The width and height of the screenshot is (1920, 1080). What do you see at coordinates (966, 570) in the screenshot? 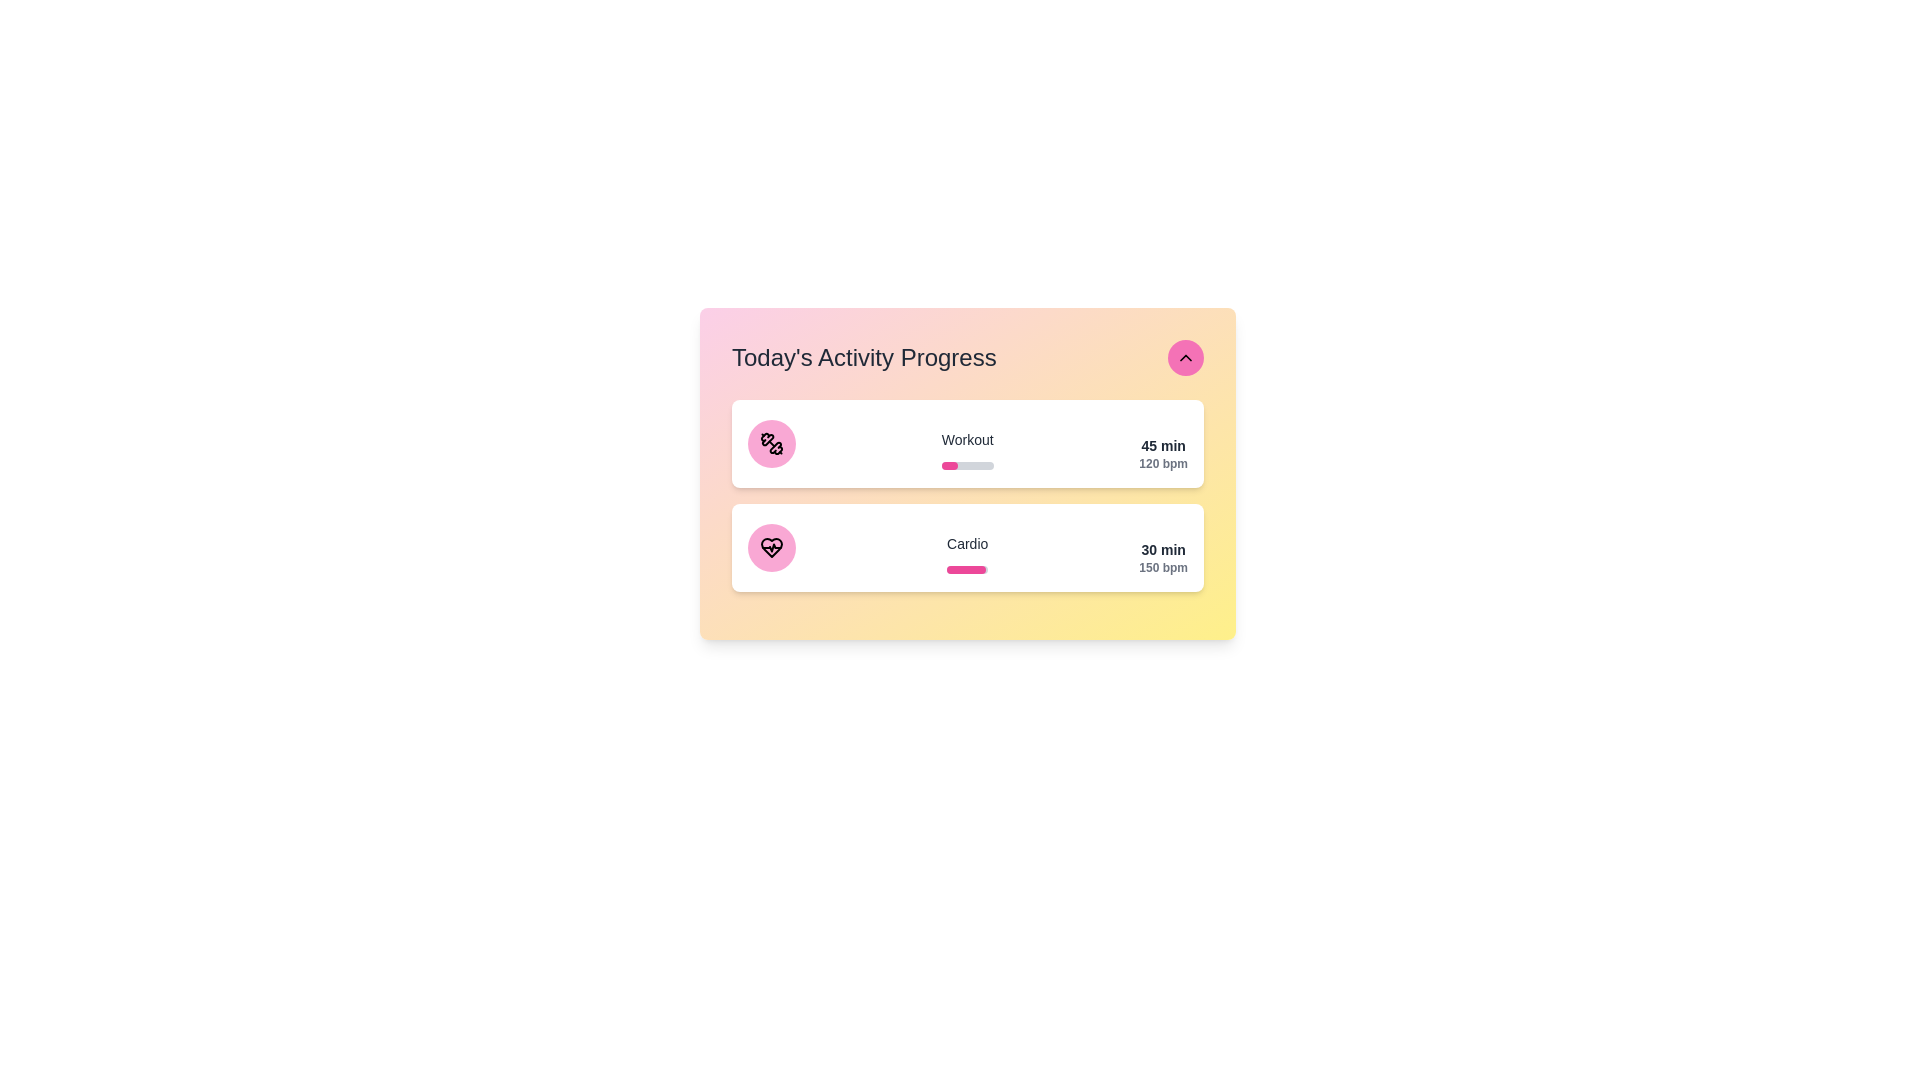
I see `the second progress bar that visually displays the progression of the 'Cardio' activity, located directly under the 'Cardio' label` at bounding box center [966, 570].